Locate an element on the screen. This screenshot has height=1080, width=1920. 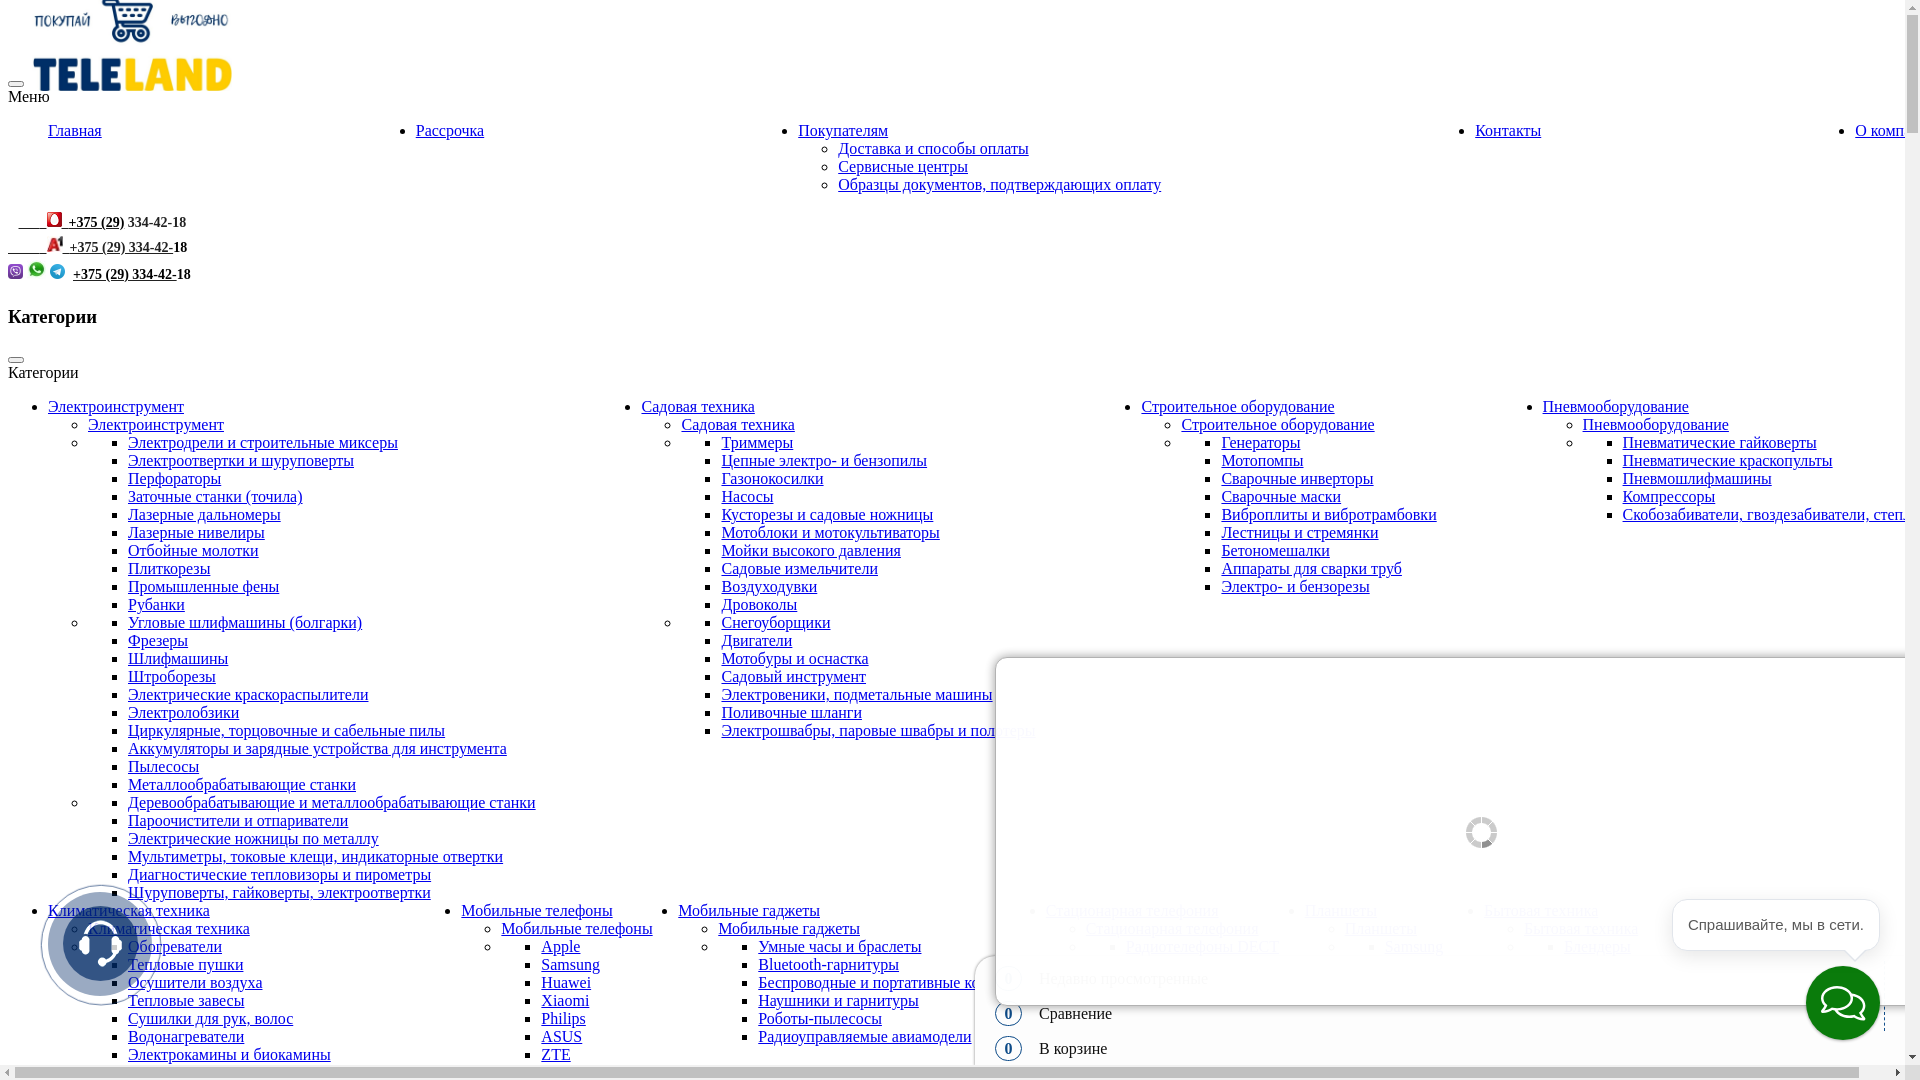
'Xiaomi' is located at coordinates (541, 1000).